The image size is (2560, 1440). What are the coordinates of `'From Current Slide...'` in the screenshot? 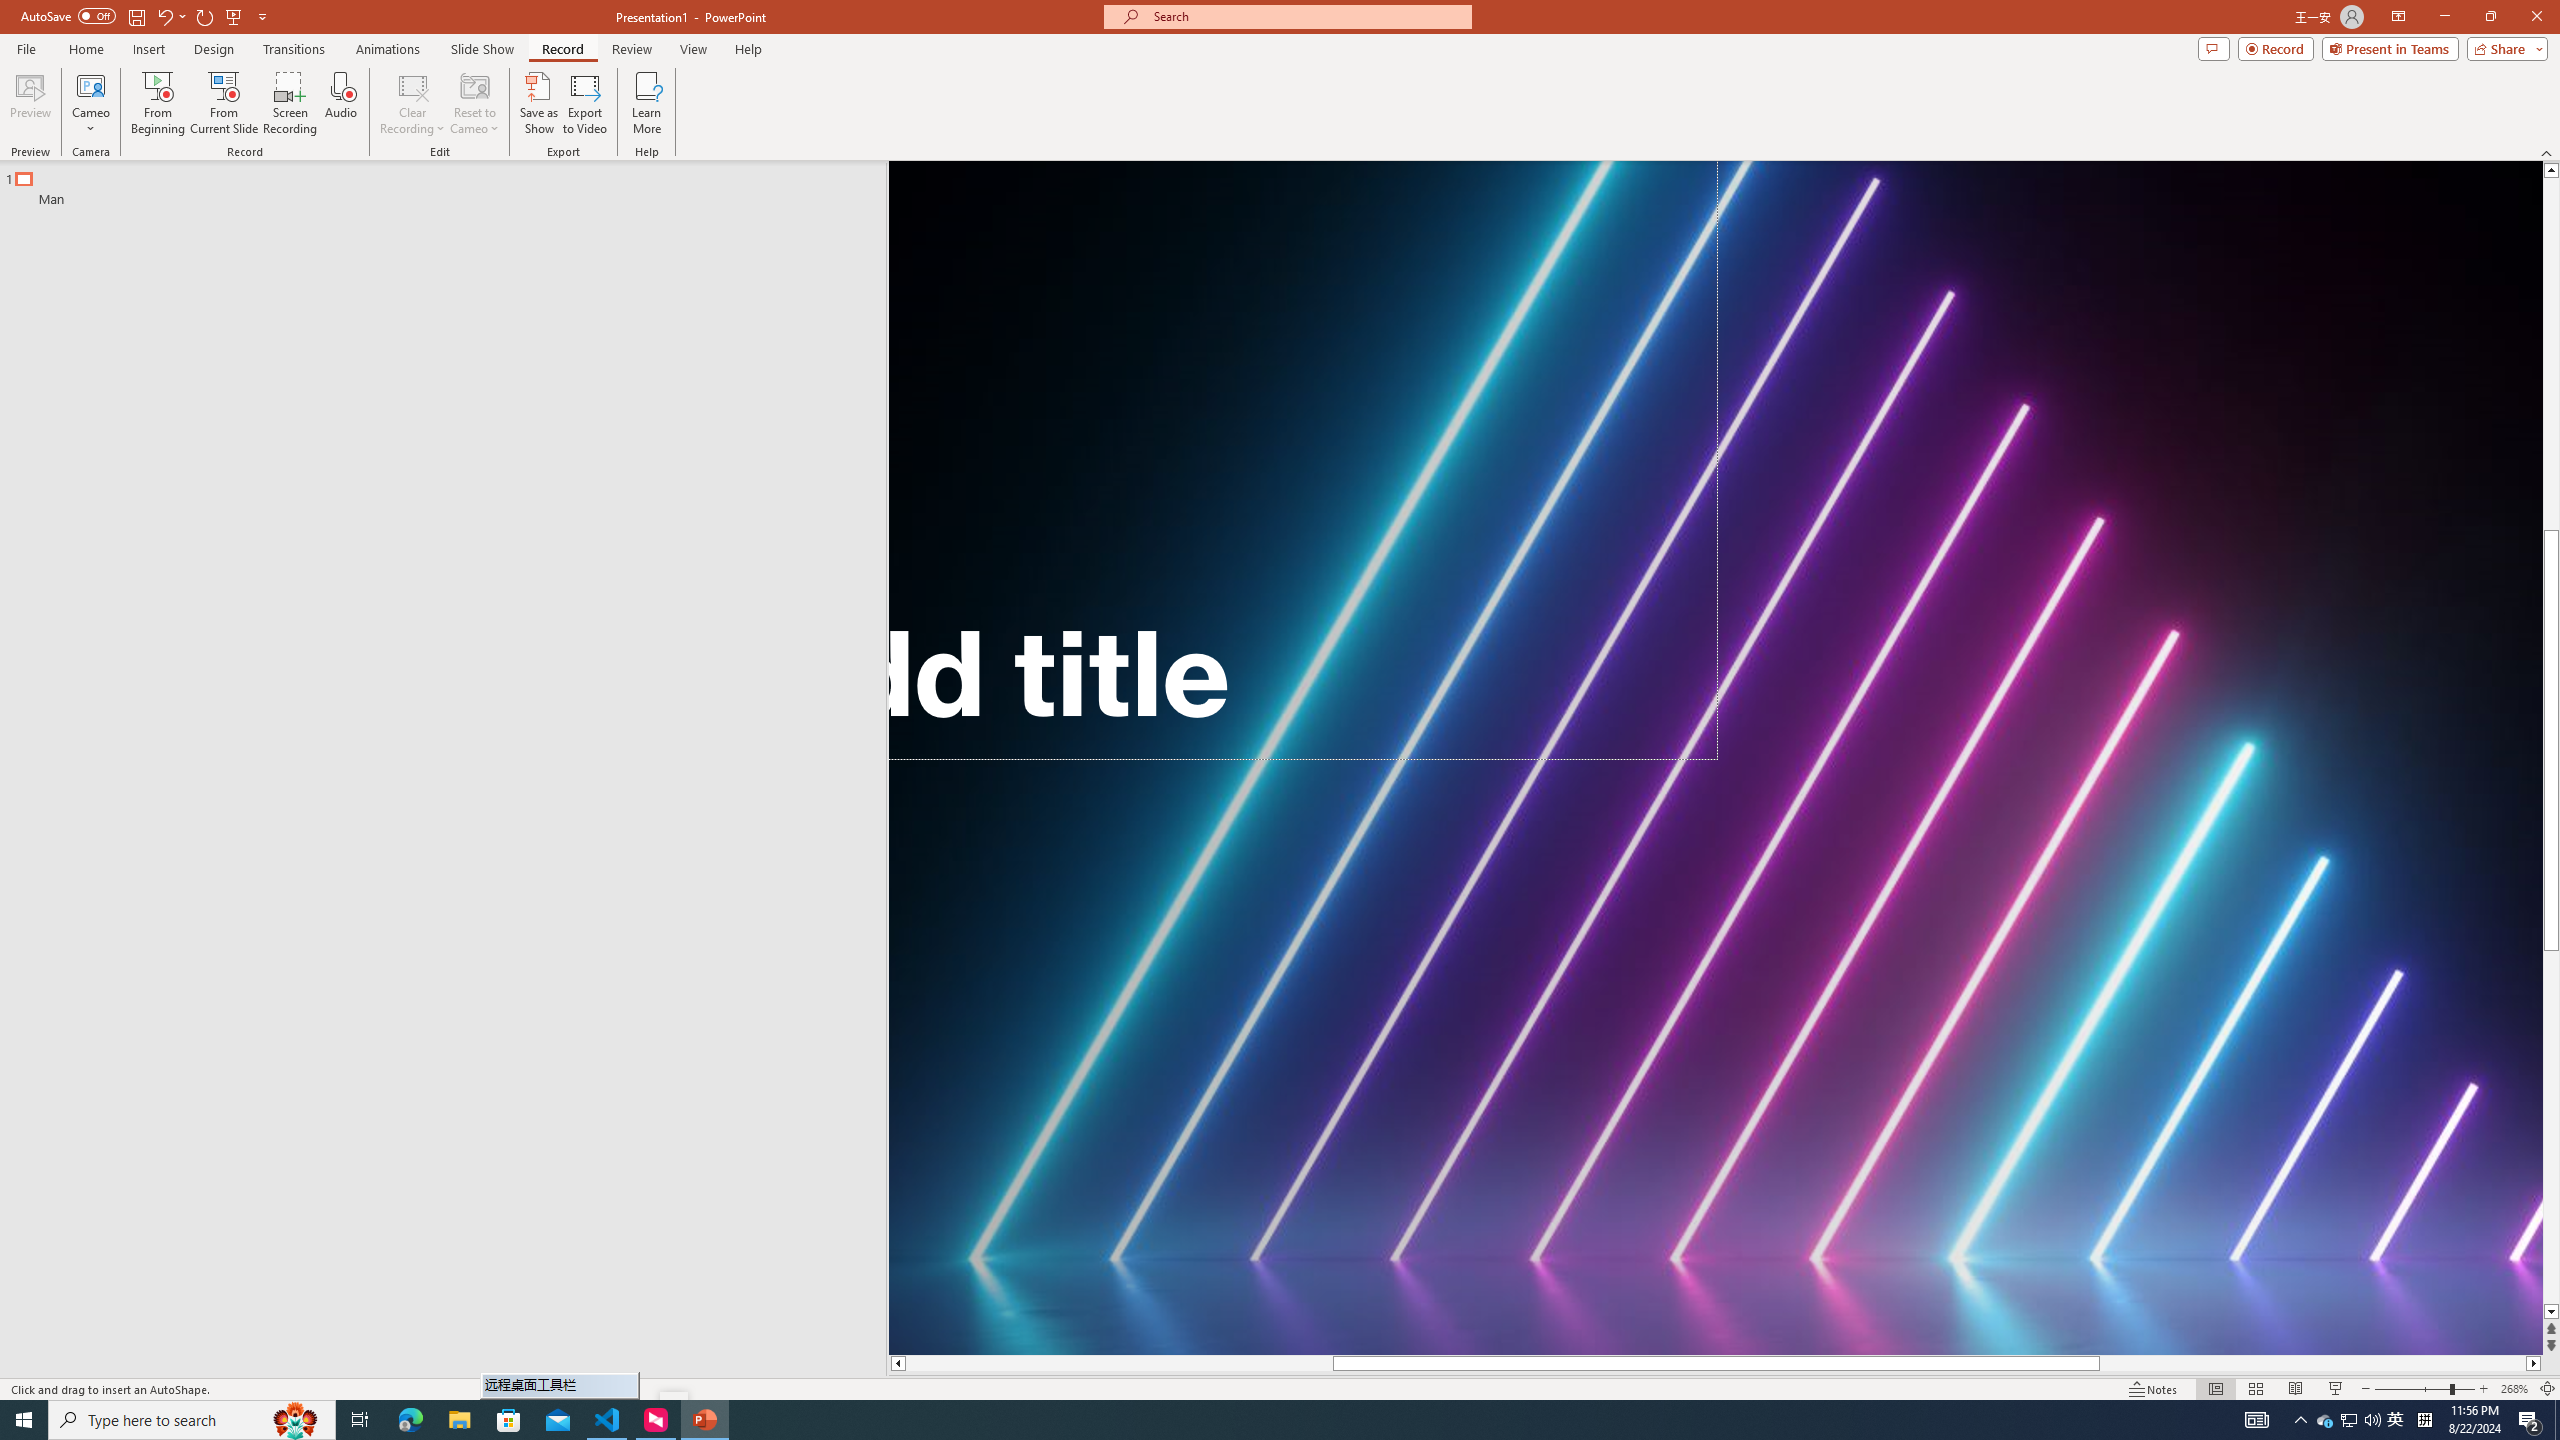 It's located at (224, 103).